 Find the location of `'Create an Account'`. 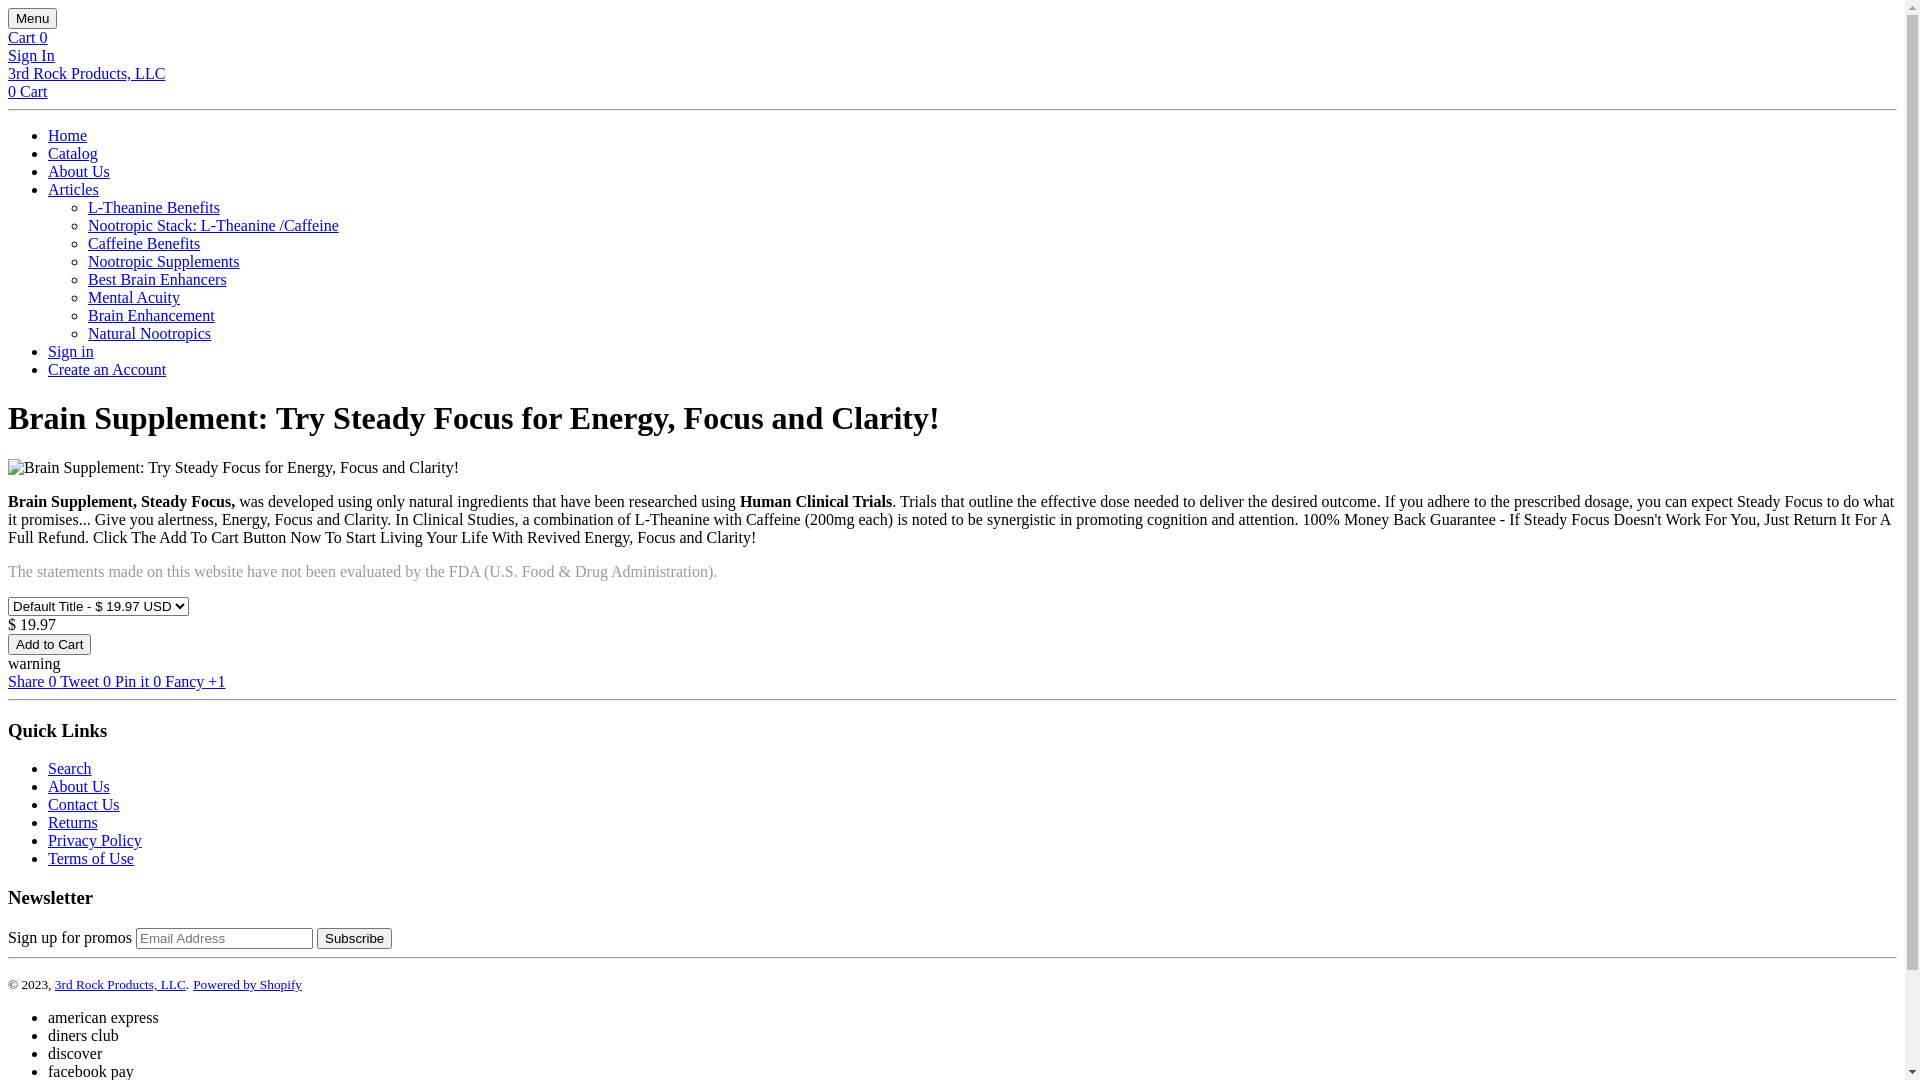

'Create an Account' is located at coordinates (48, 369).